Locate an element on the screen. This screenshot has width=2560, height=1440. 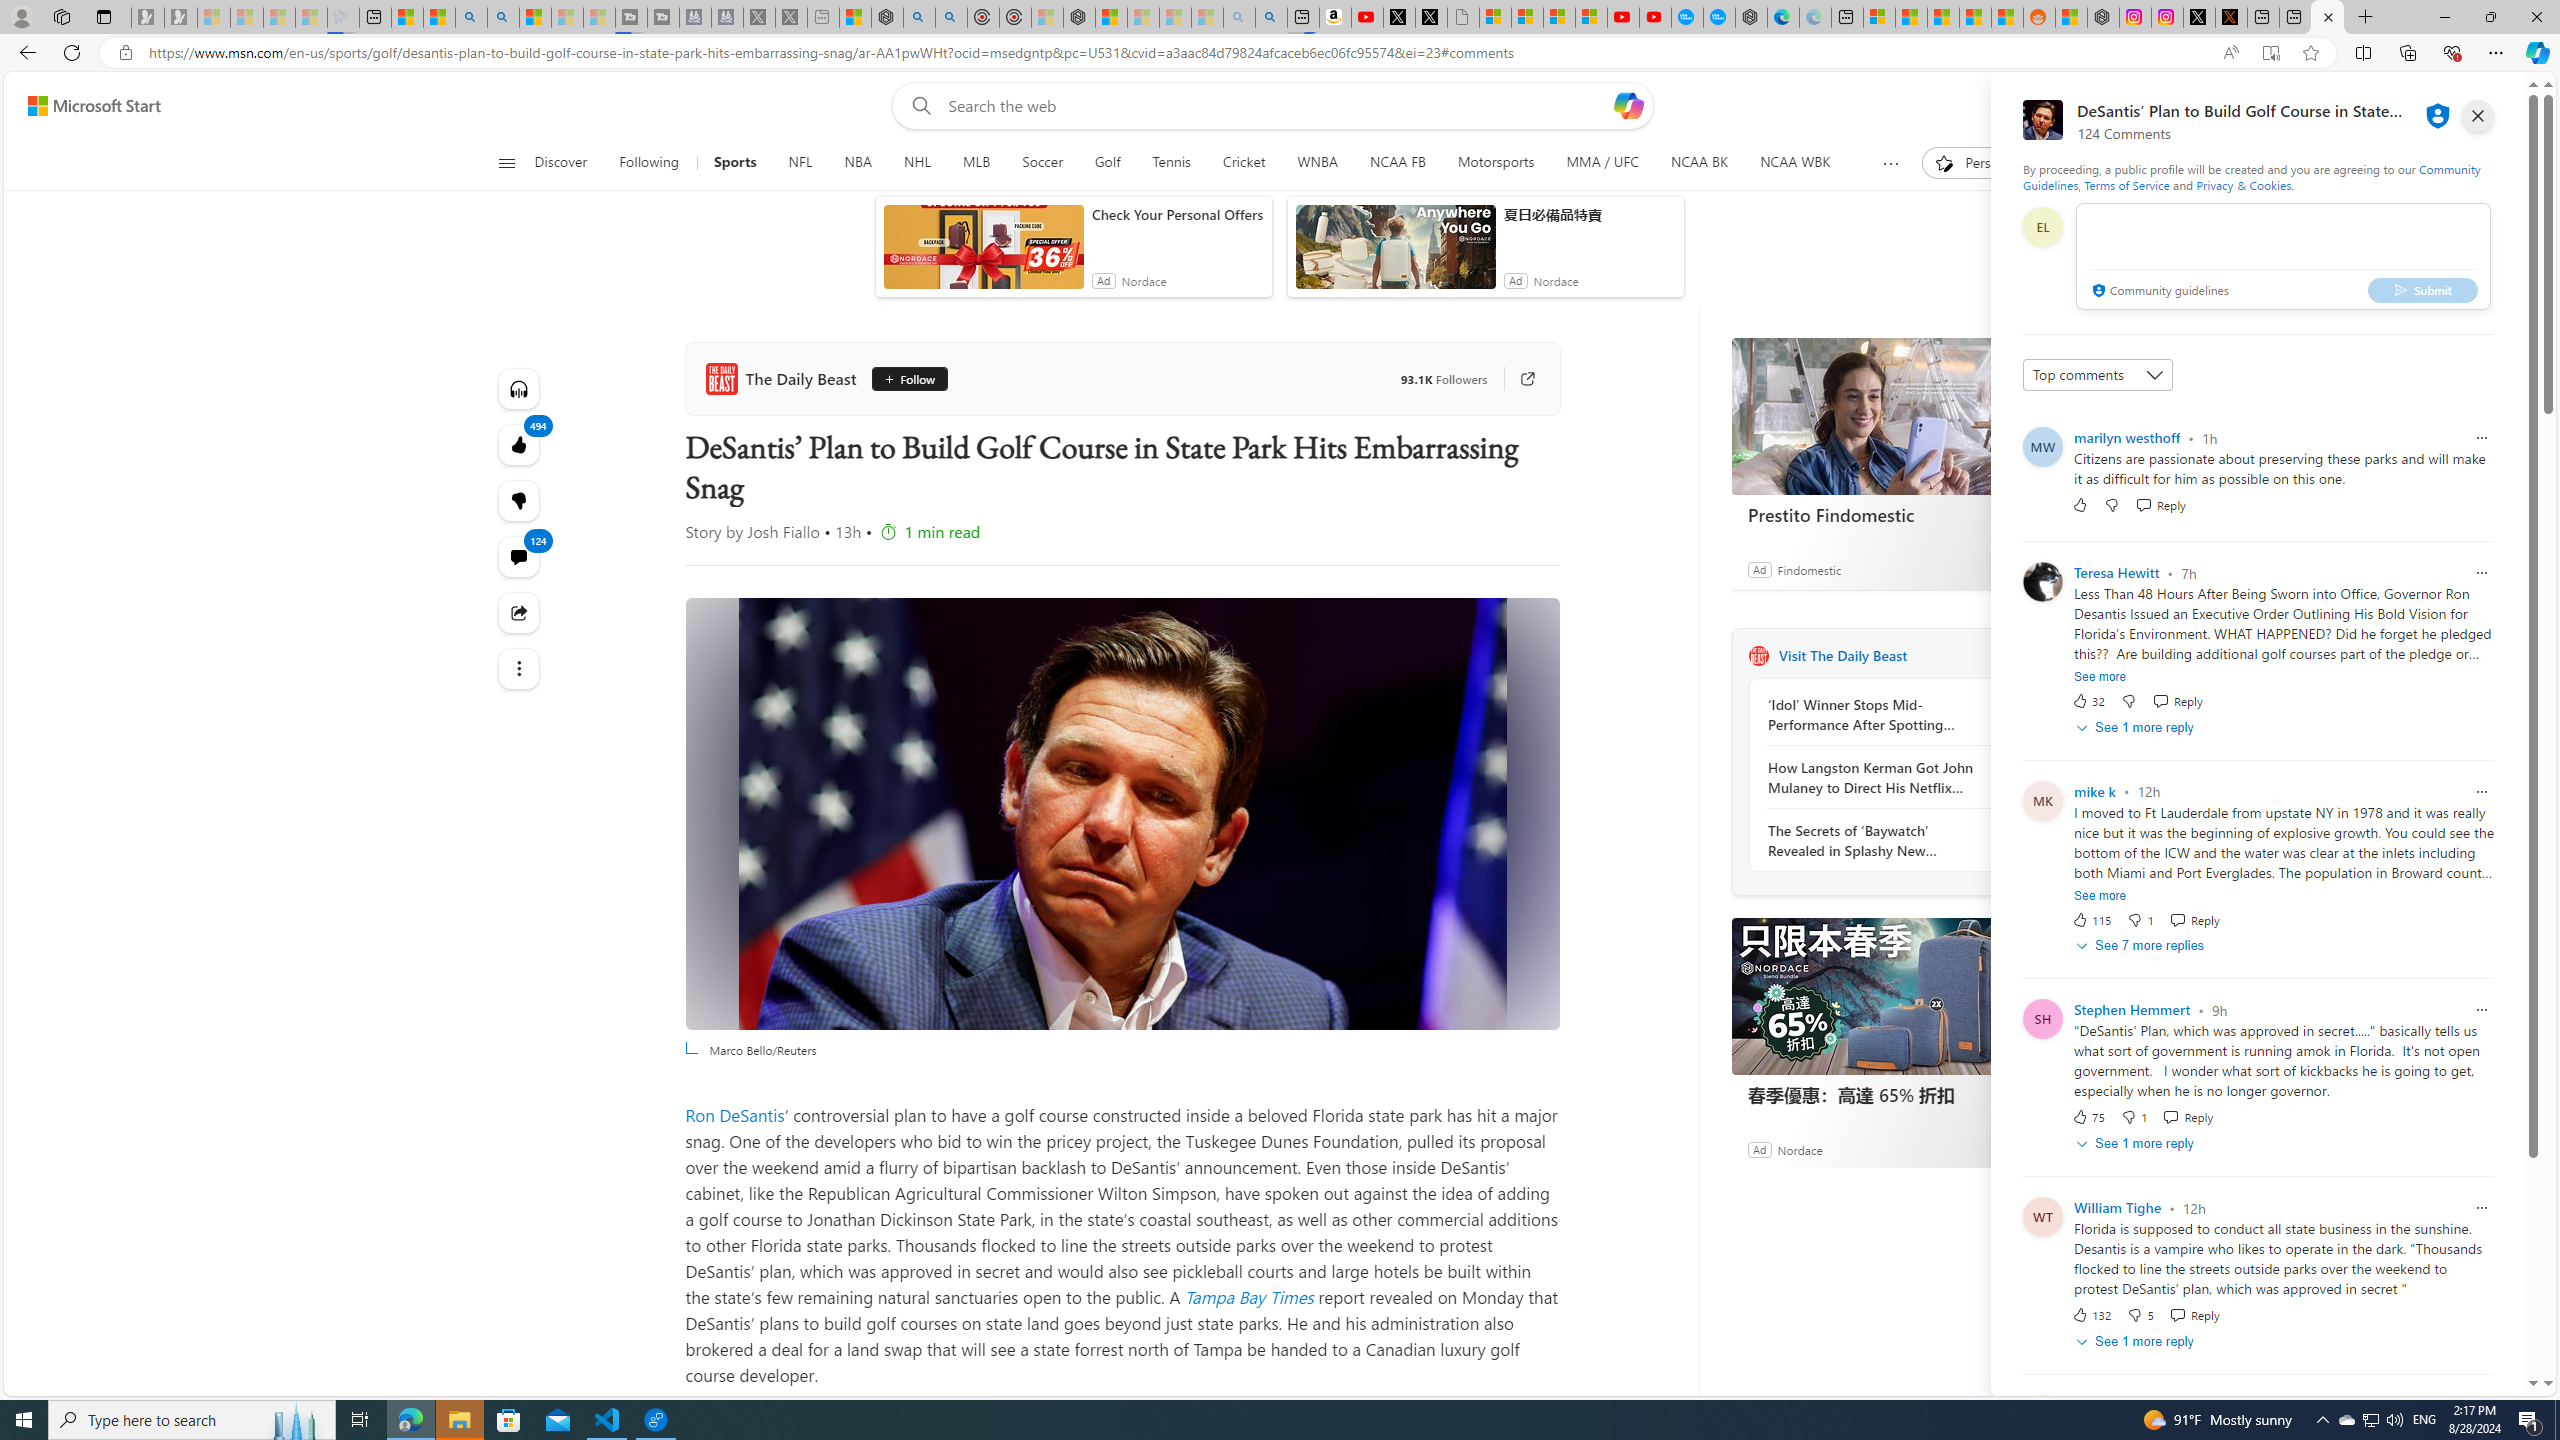
'Listen to this article' is located at coordinates (518, 387).